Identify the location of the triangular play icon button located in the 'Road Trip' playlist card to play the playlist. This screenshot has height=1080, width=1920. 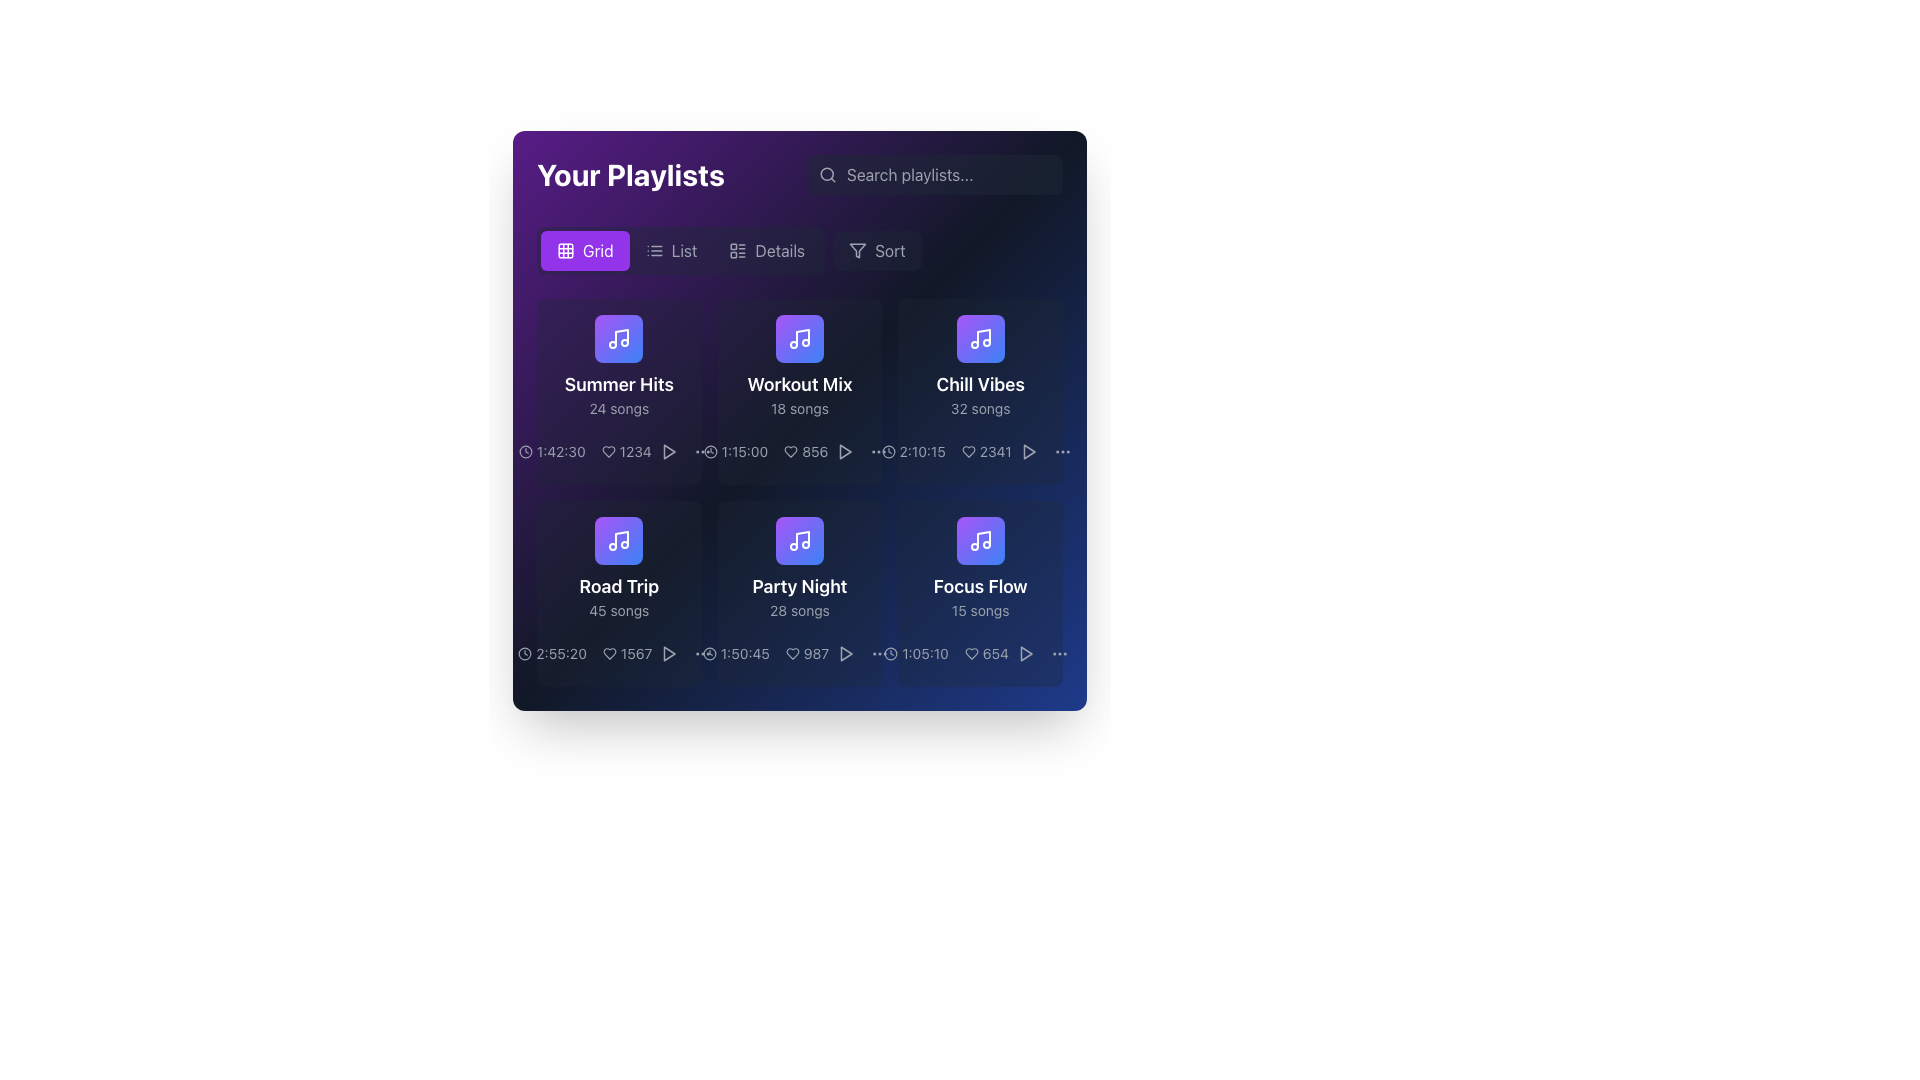
(669, 654).